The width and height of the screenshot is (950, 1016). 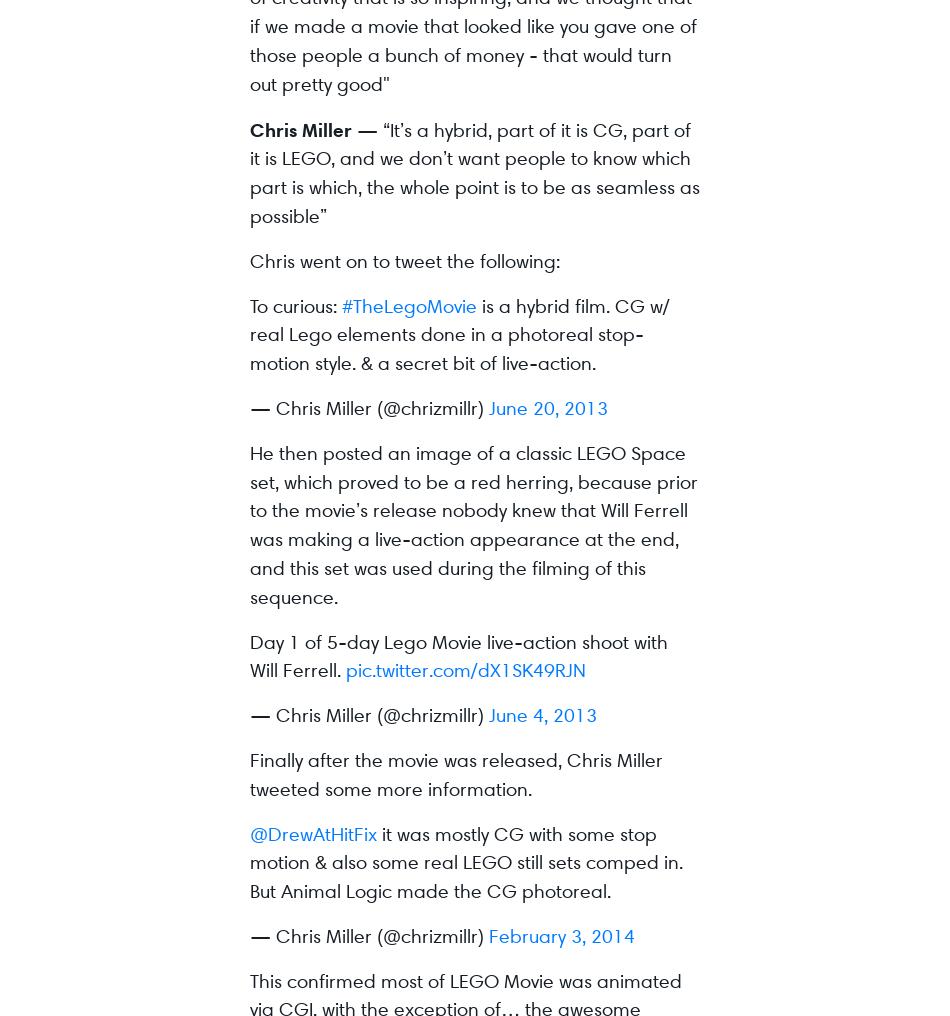 I want to click on 'Day 1 of 5-day Lego Movie live-action shoot with Will Ferrell.', so click(x=458, y=655).